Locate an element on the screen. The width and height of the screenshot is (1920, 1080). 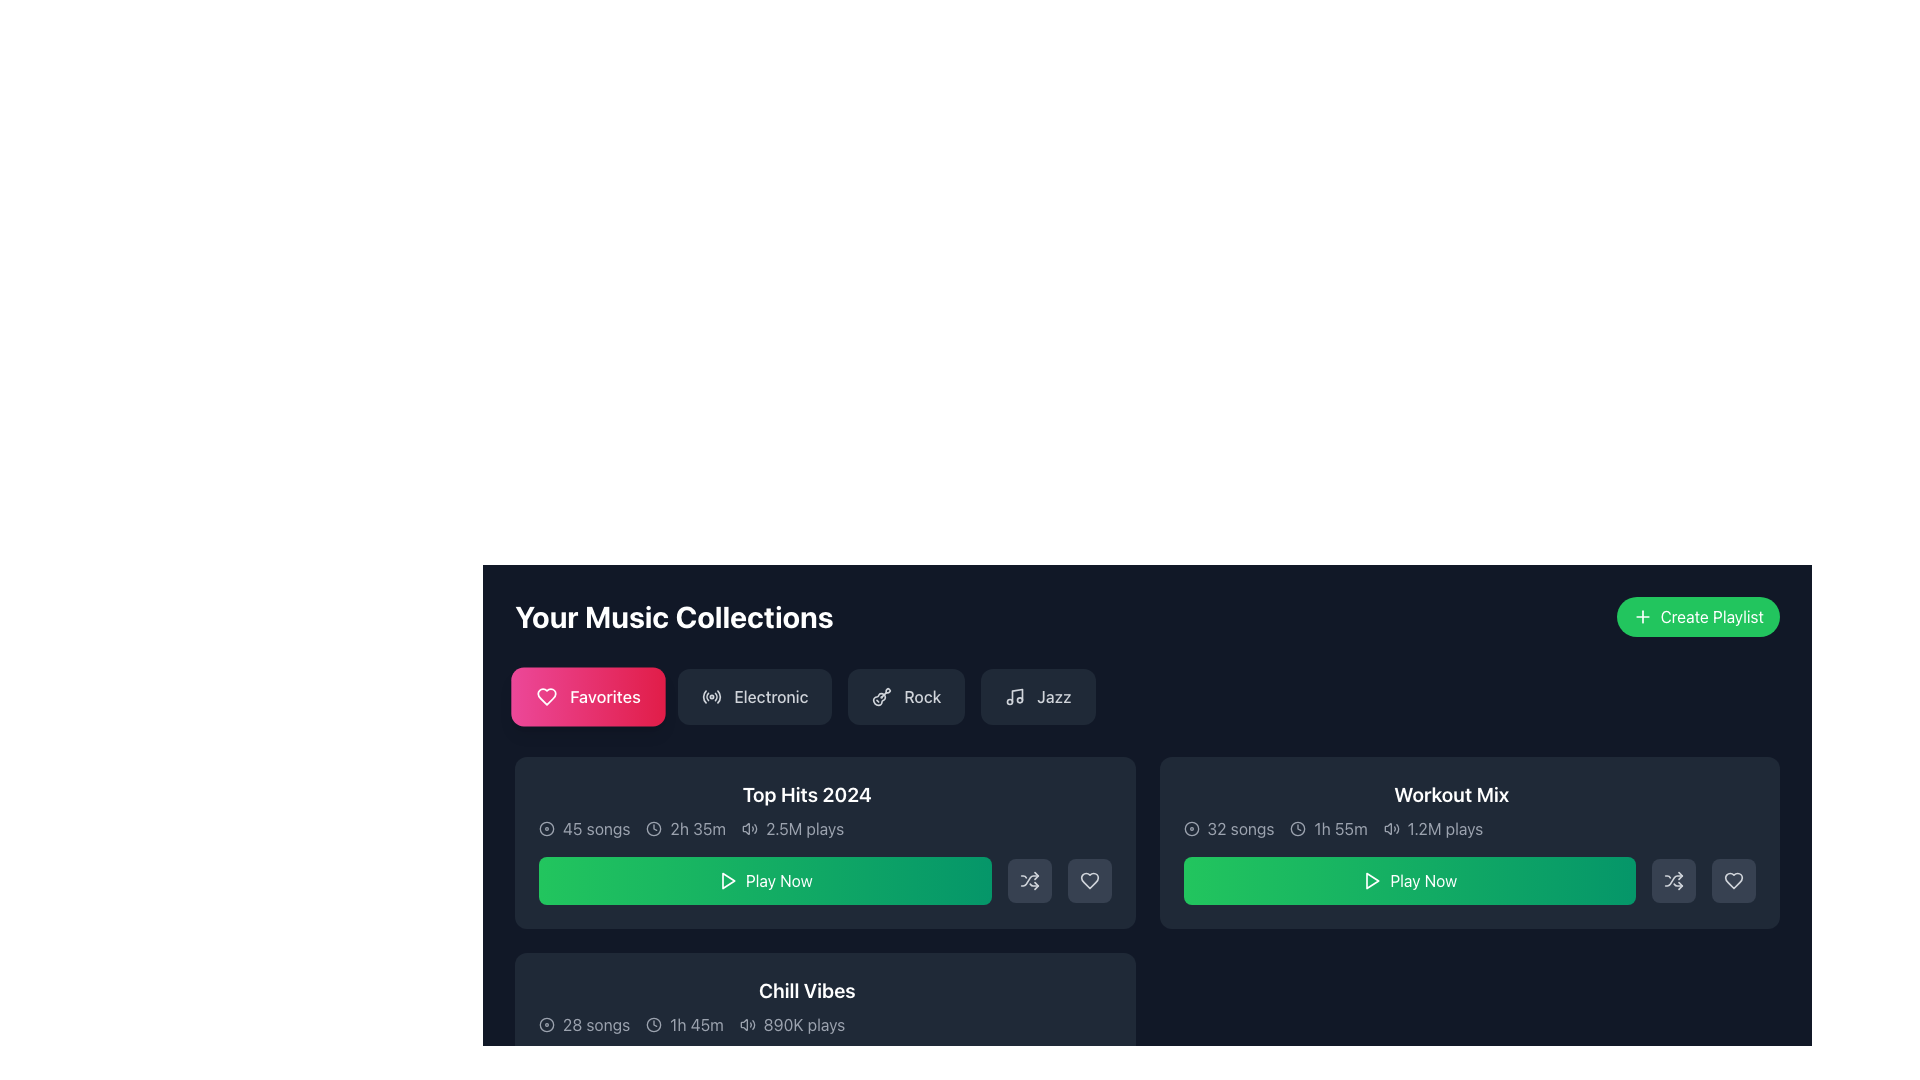
the graphical icon (circular shape) located in the bottom-left section of the music collection interface is located at coordinates (547, 1025).